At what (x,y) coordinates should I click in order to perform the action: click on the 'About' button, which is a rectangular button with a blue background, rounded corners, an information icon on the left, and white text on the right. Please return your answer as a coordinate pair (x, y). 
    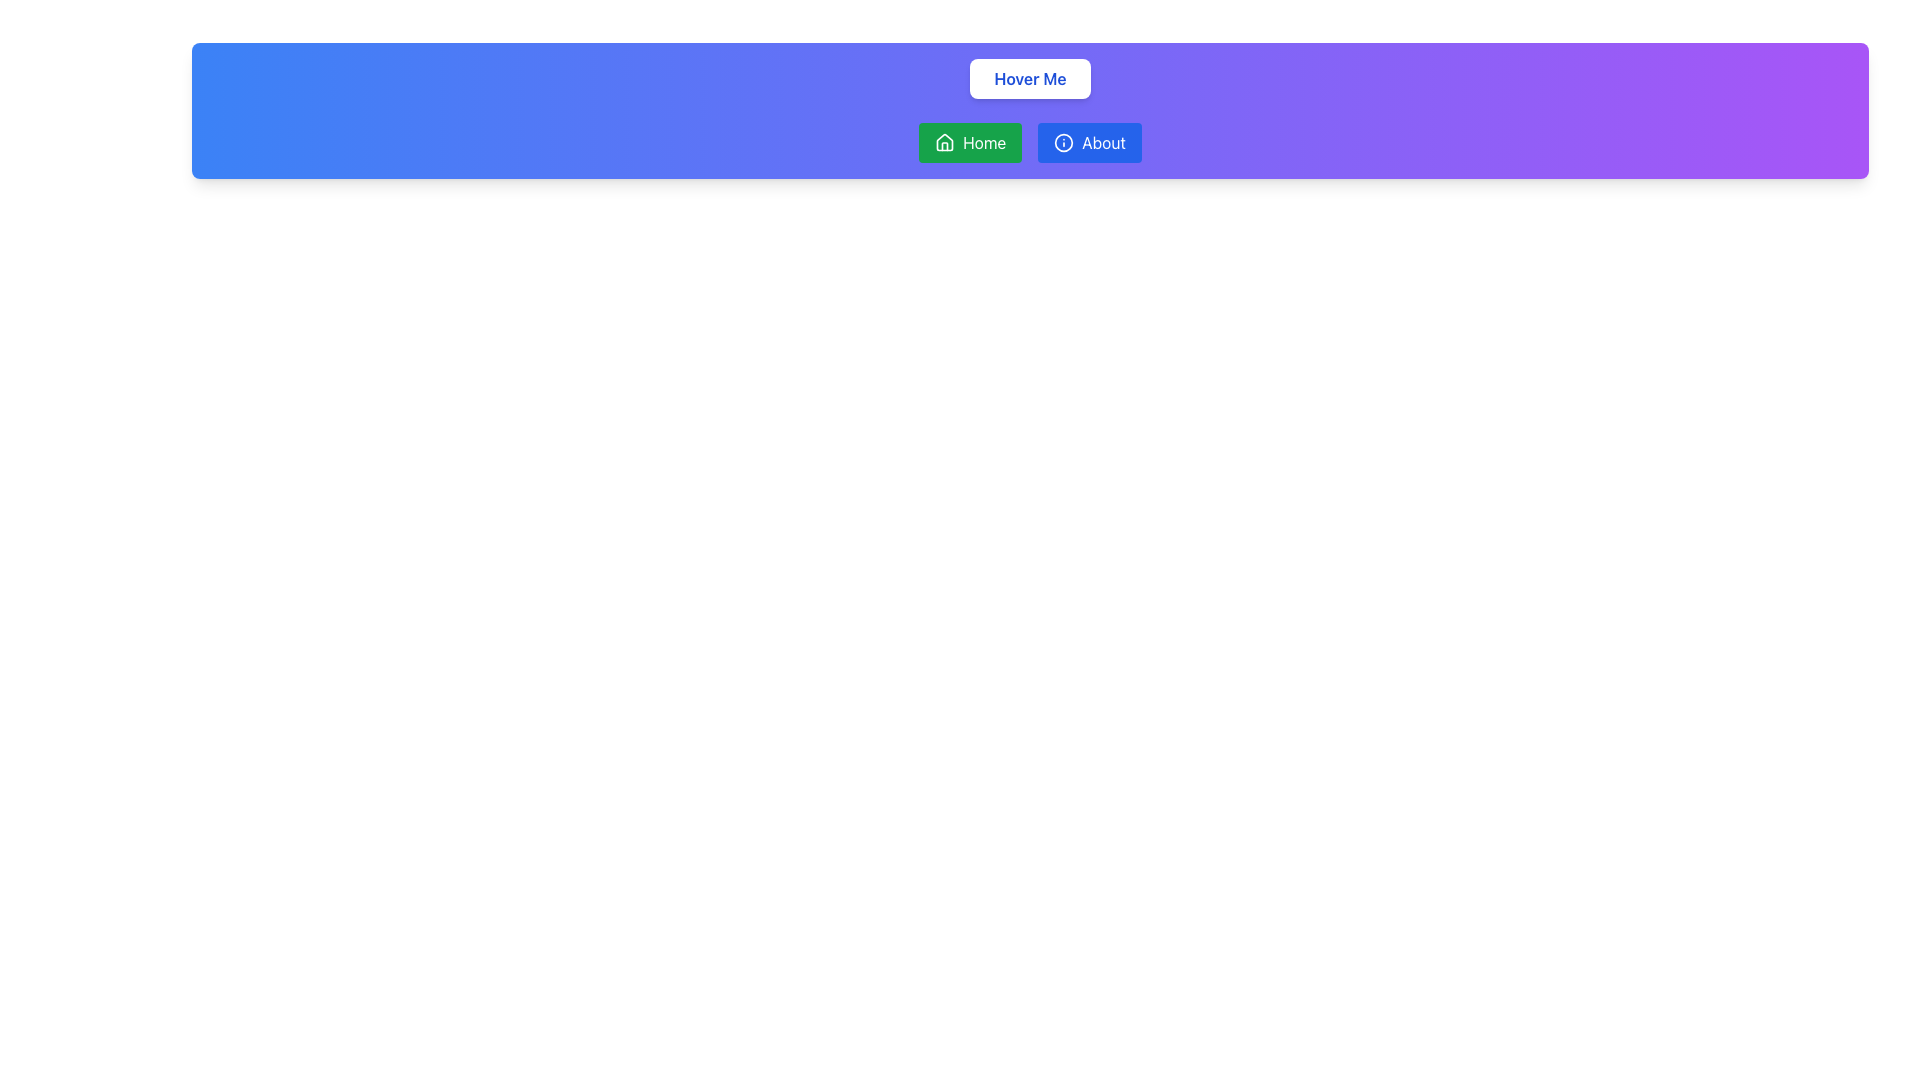
    Looking at the image, I should click on (1088, 141).